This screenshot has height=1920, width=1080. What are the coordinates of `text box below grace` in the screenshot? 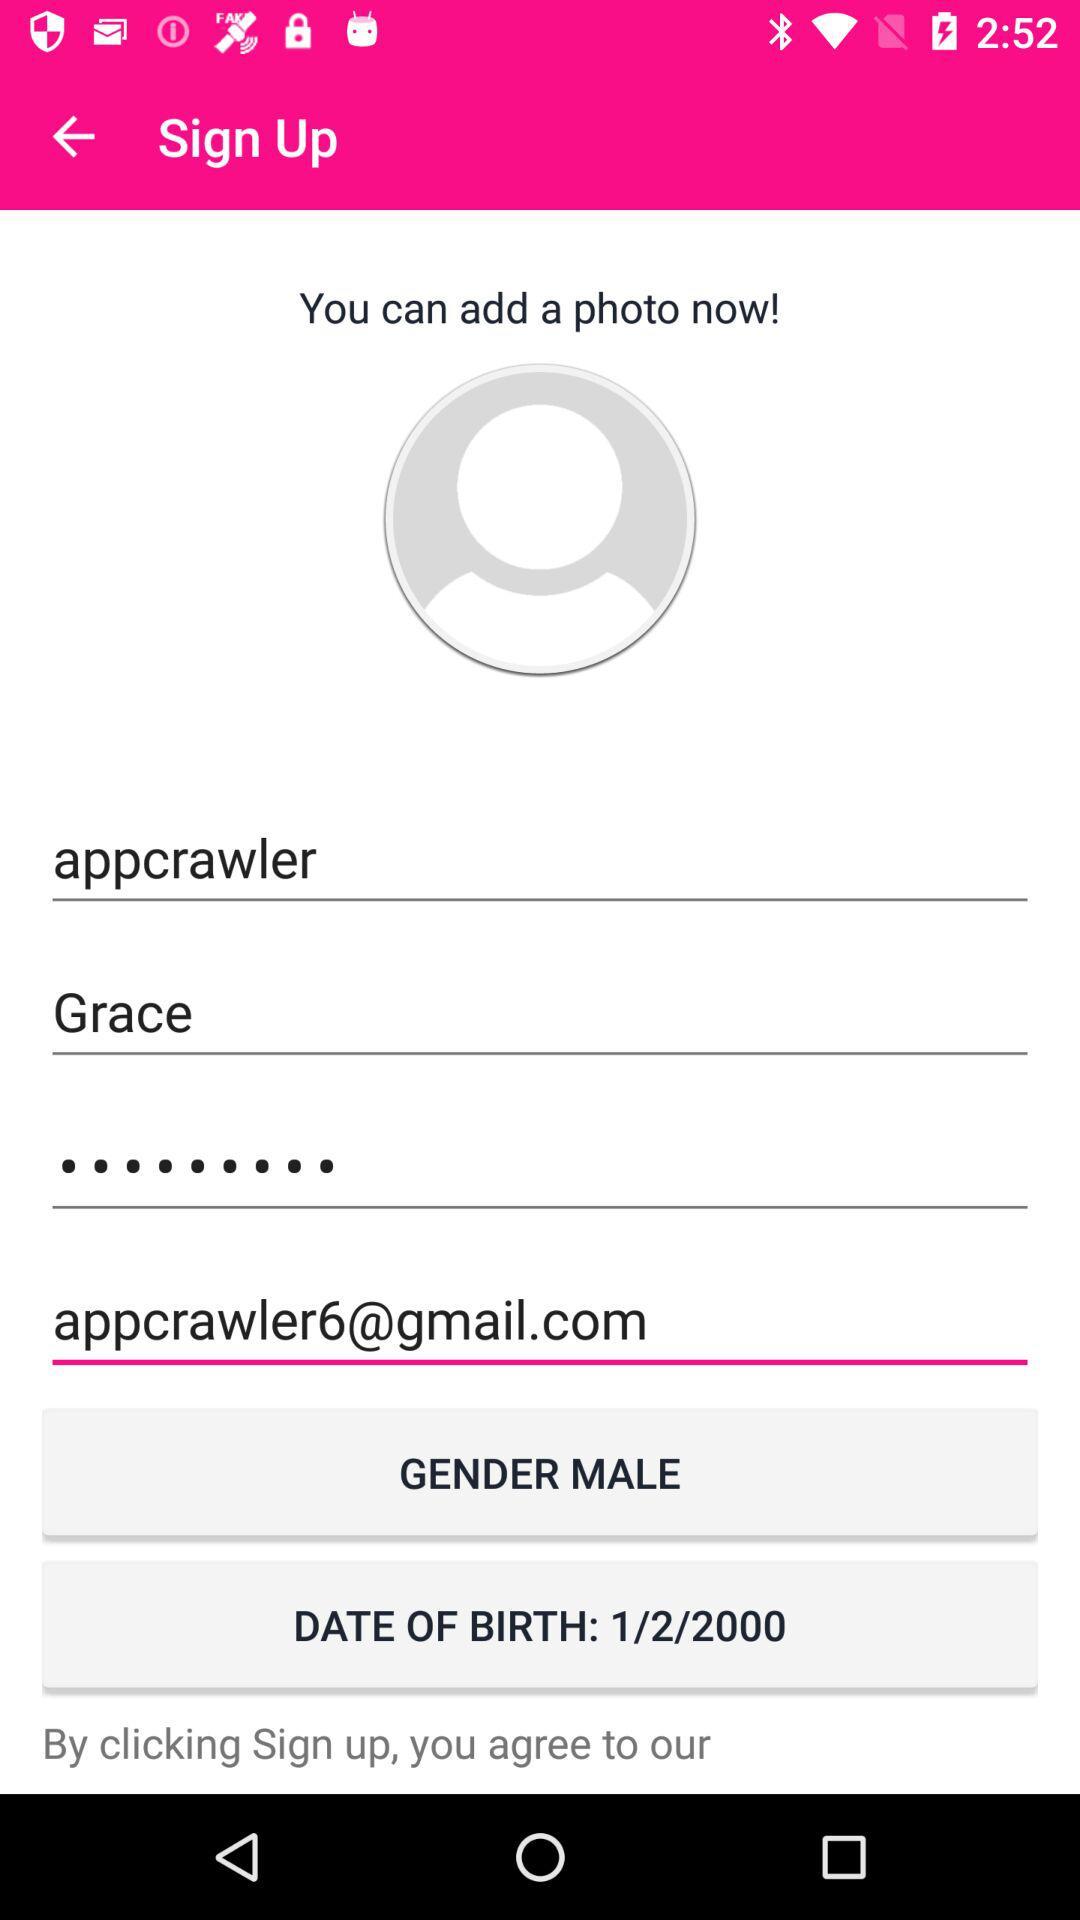 It's located at (540, 1165).